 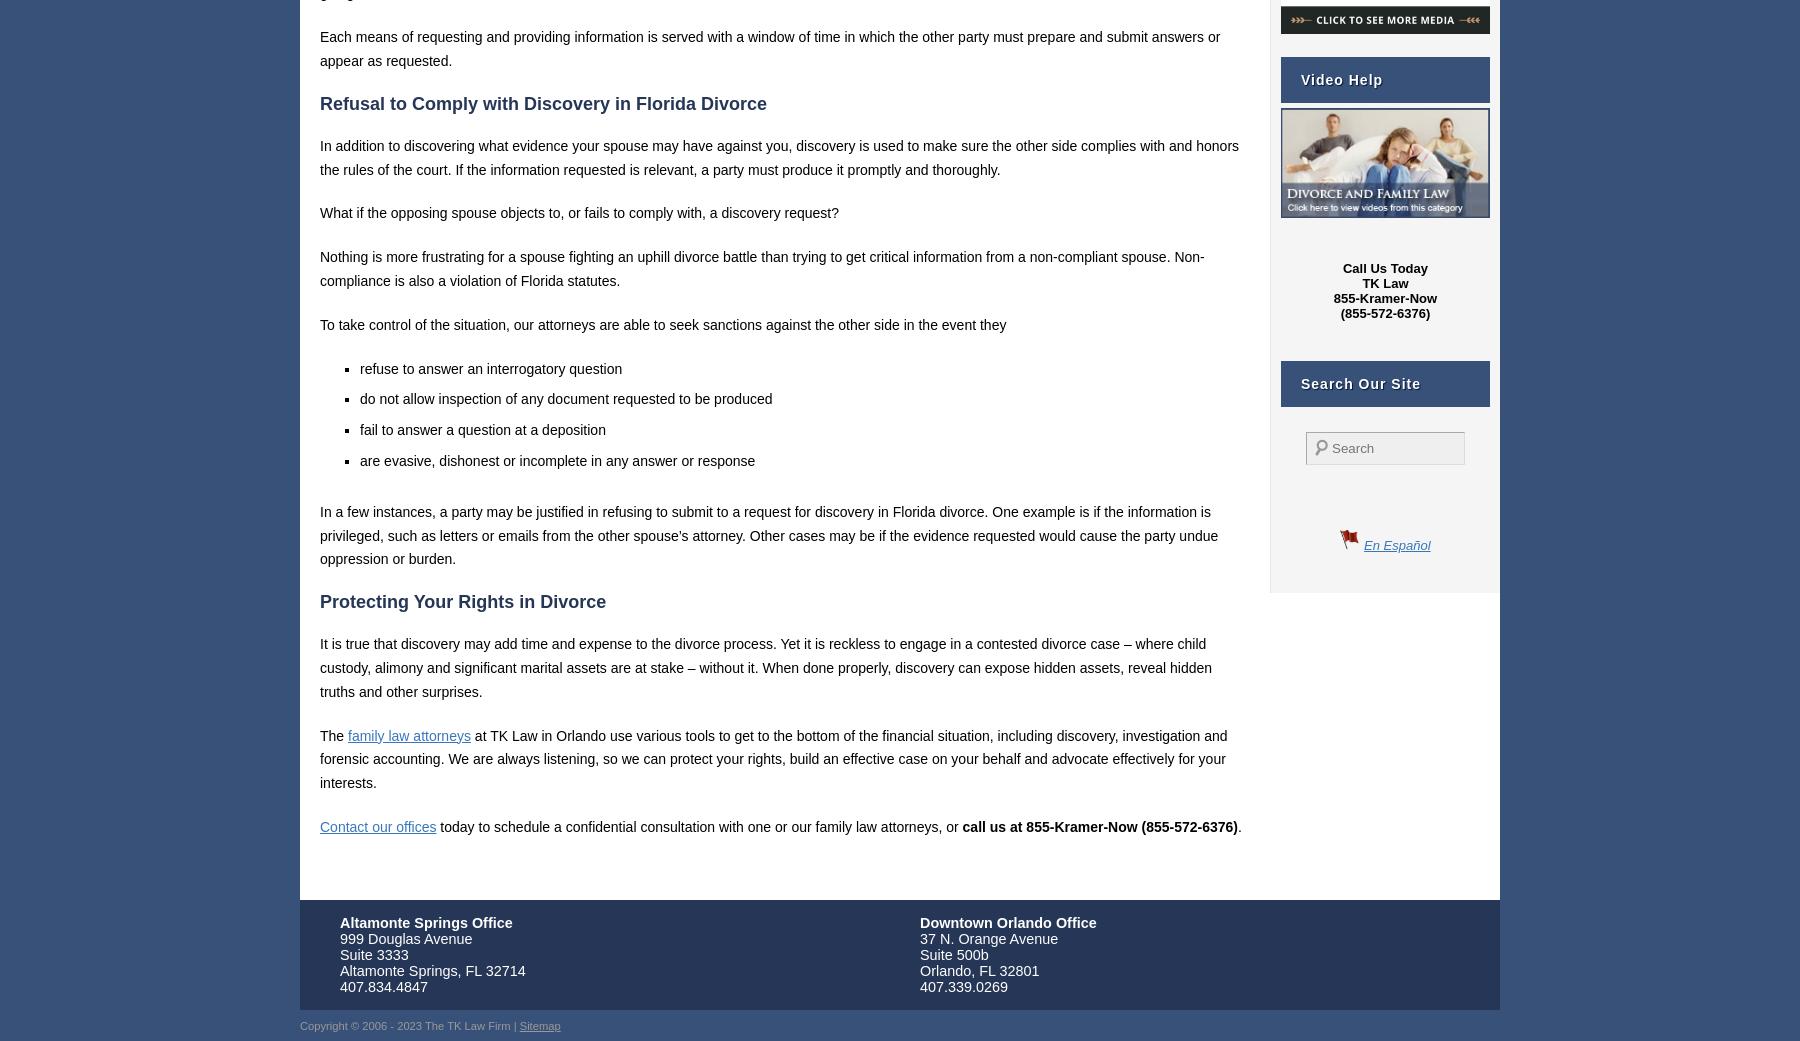 What do you see at coordinates (918, 953) in the screenshot?
I see `'Suite 500b'` at bounding box center [918, 953].